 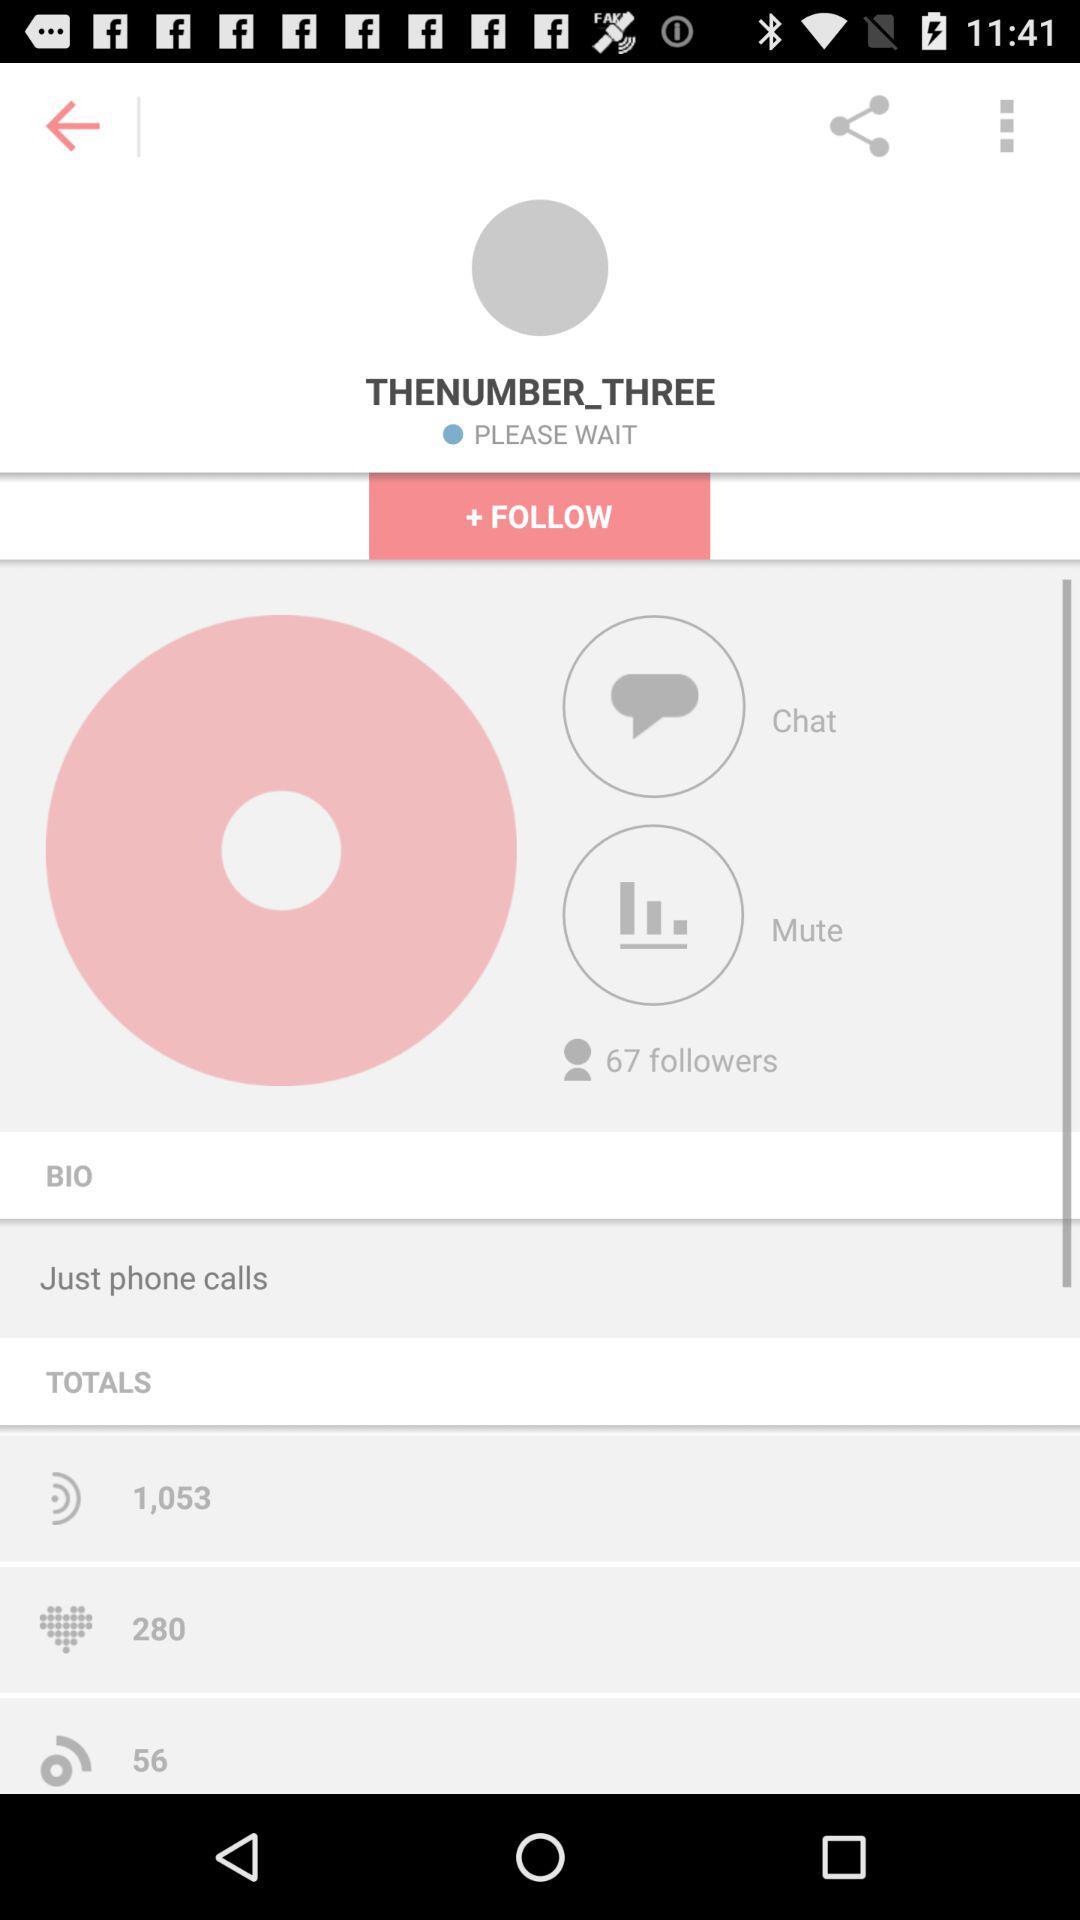 What do you see at coordinates (654, 914) in the screenshot?
I see `the icon beside mute` at bounding box center [654, 914].